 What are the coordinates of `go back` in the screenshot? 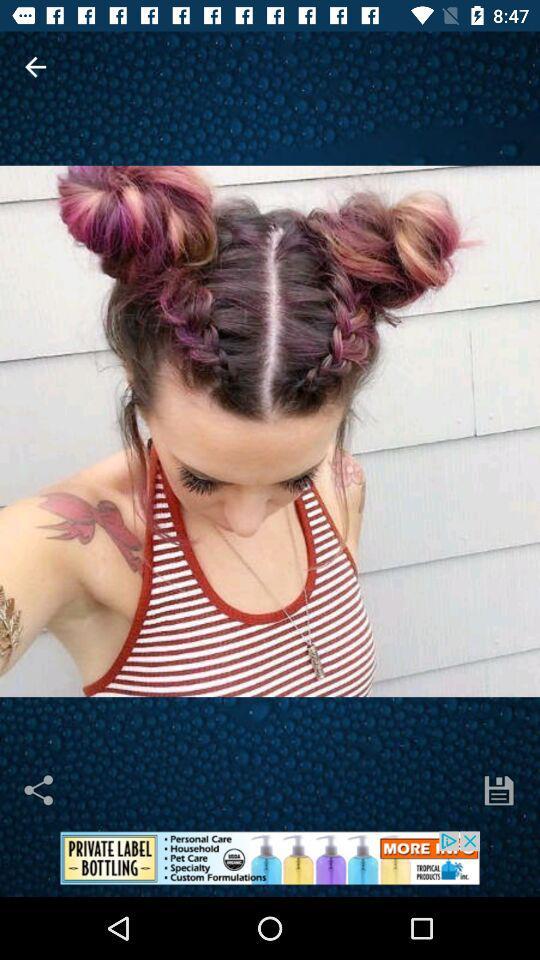 It's located at (35, 67).